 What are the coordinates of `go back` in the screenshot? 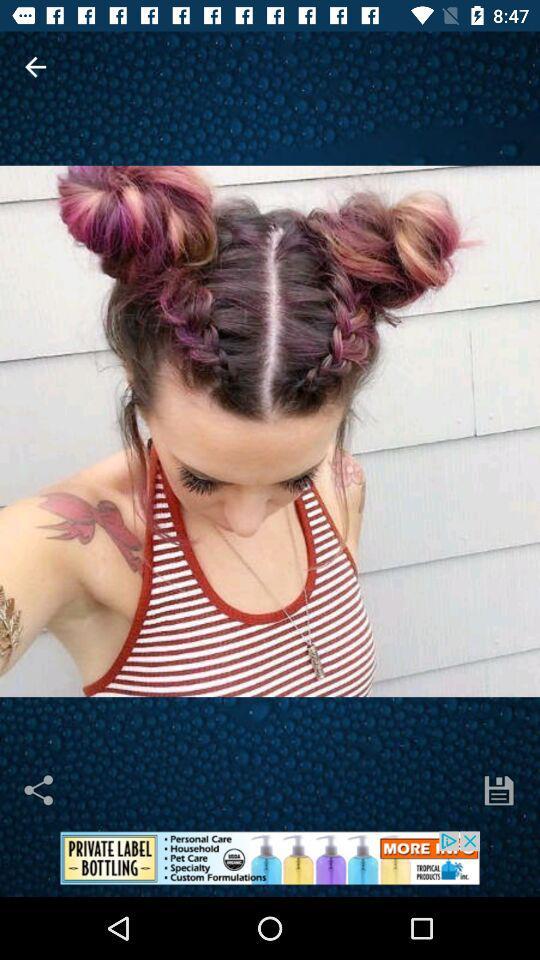 It's located at (35, 67).